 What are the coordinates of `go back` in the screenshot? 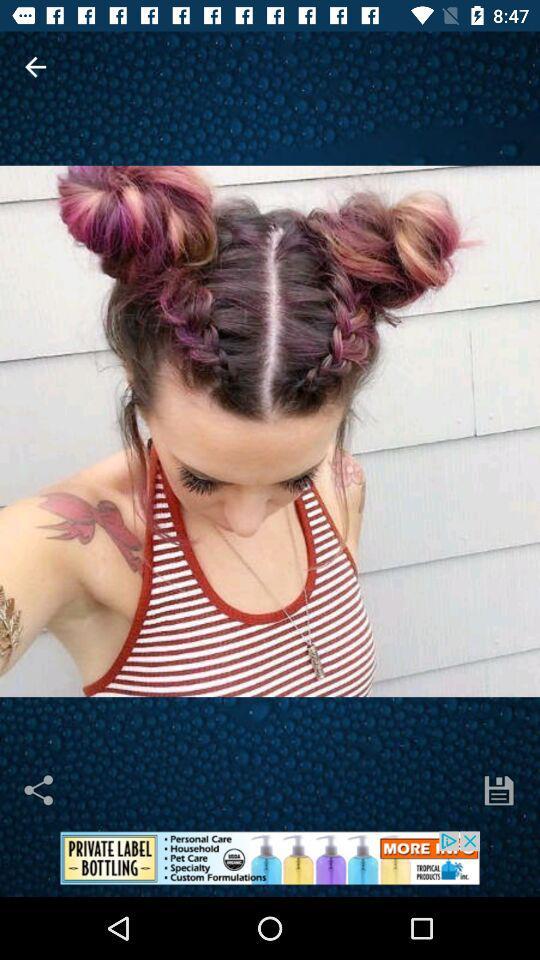 It's located at (35, 67).